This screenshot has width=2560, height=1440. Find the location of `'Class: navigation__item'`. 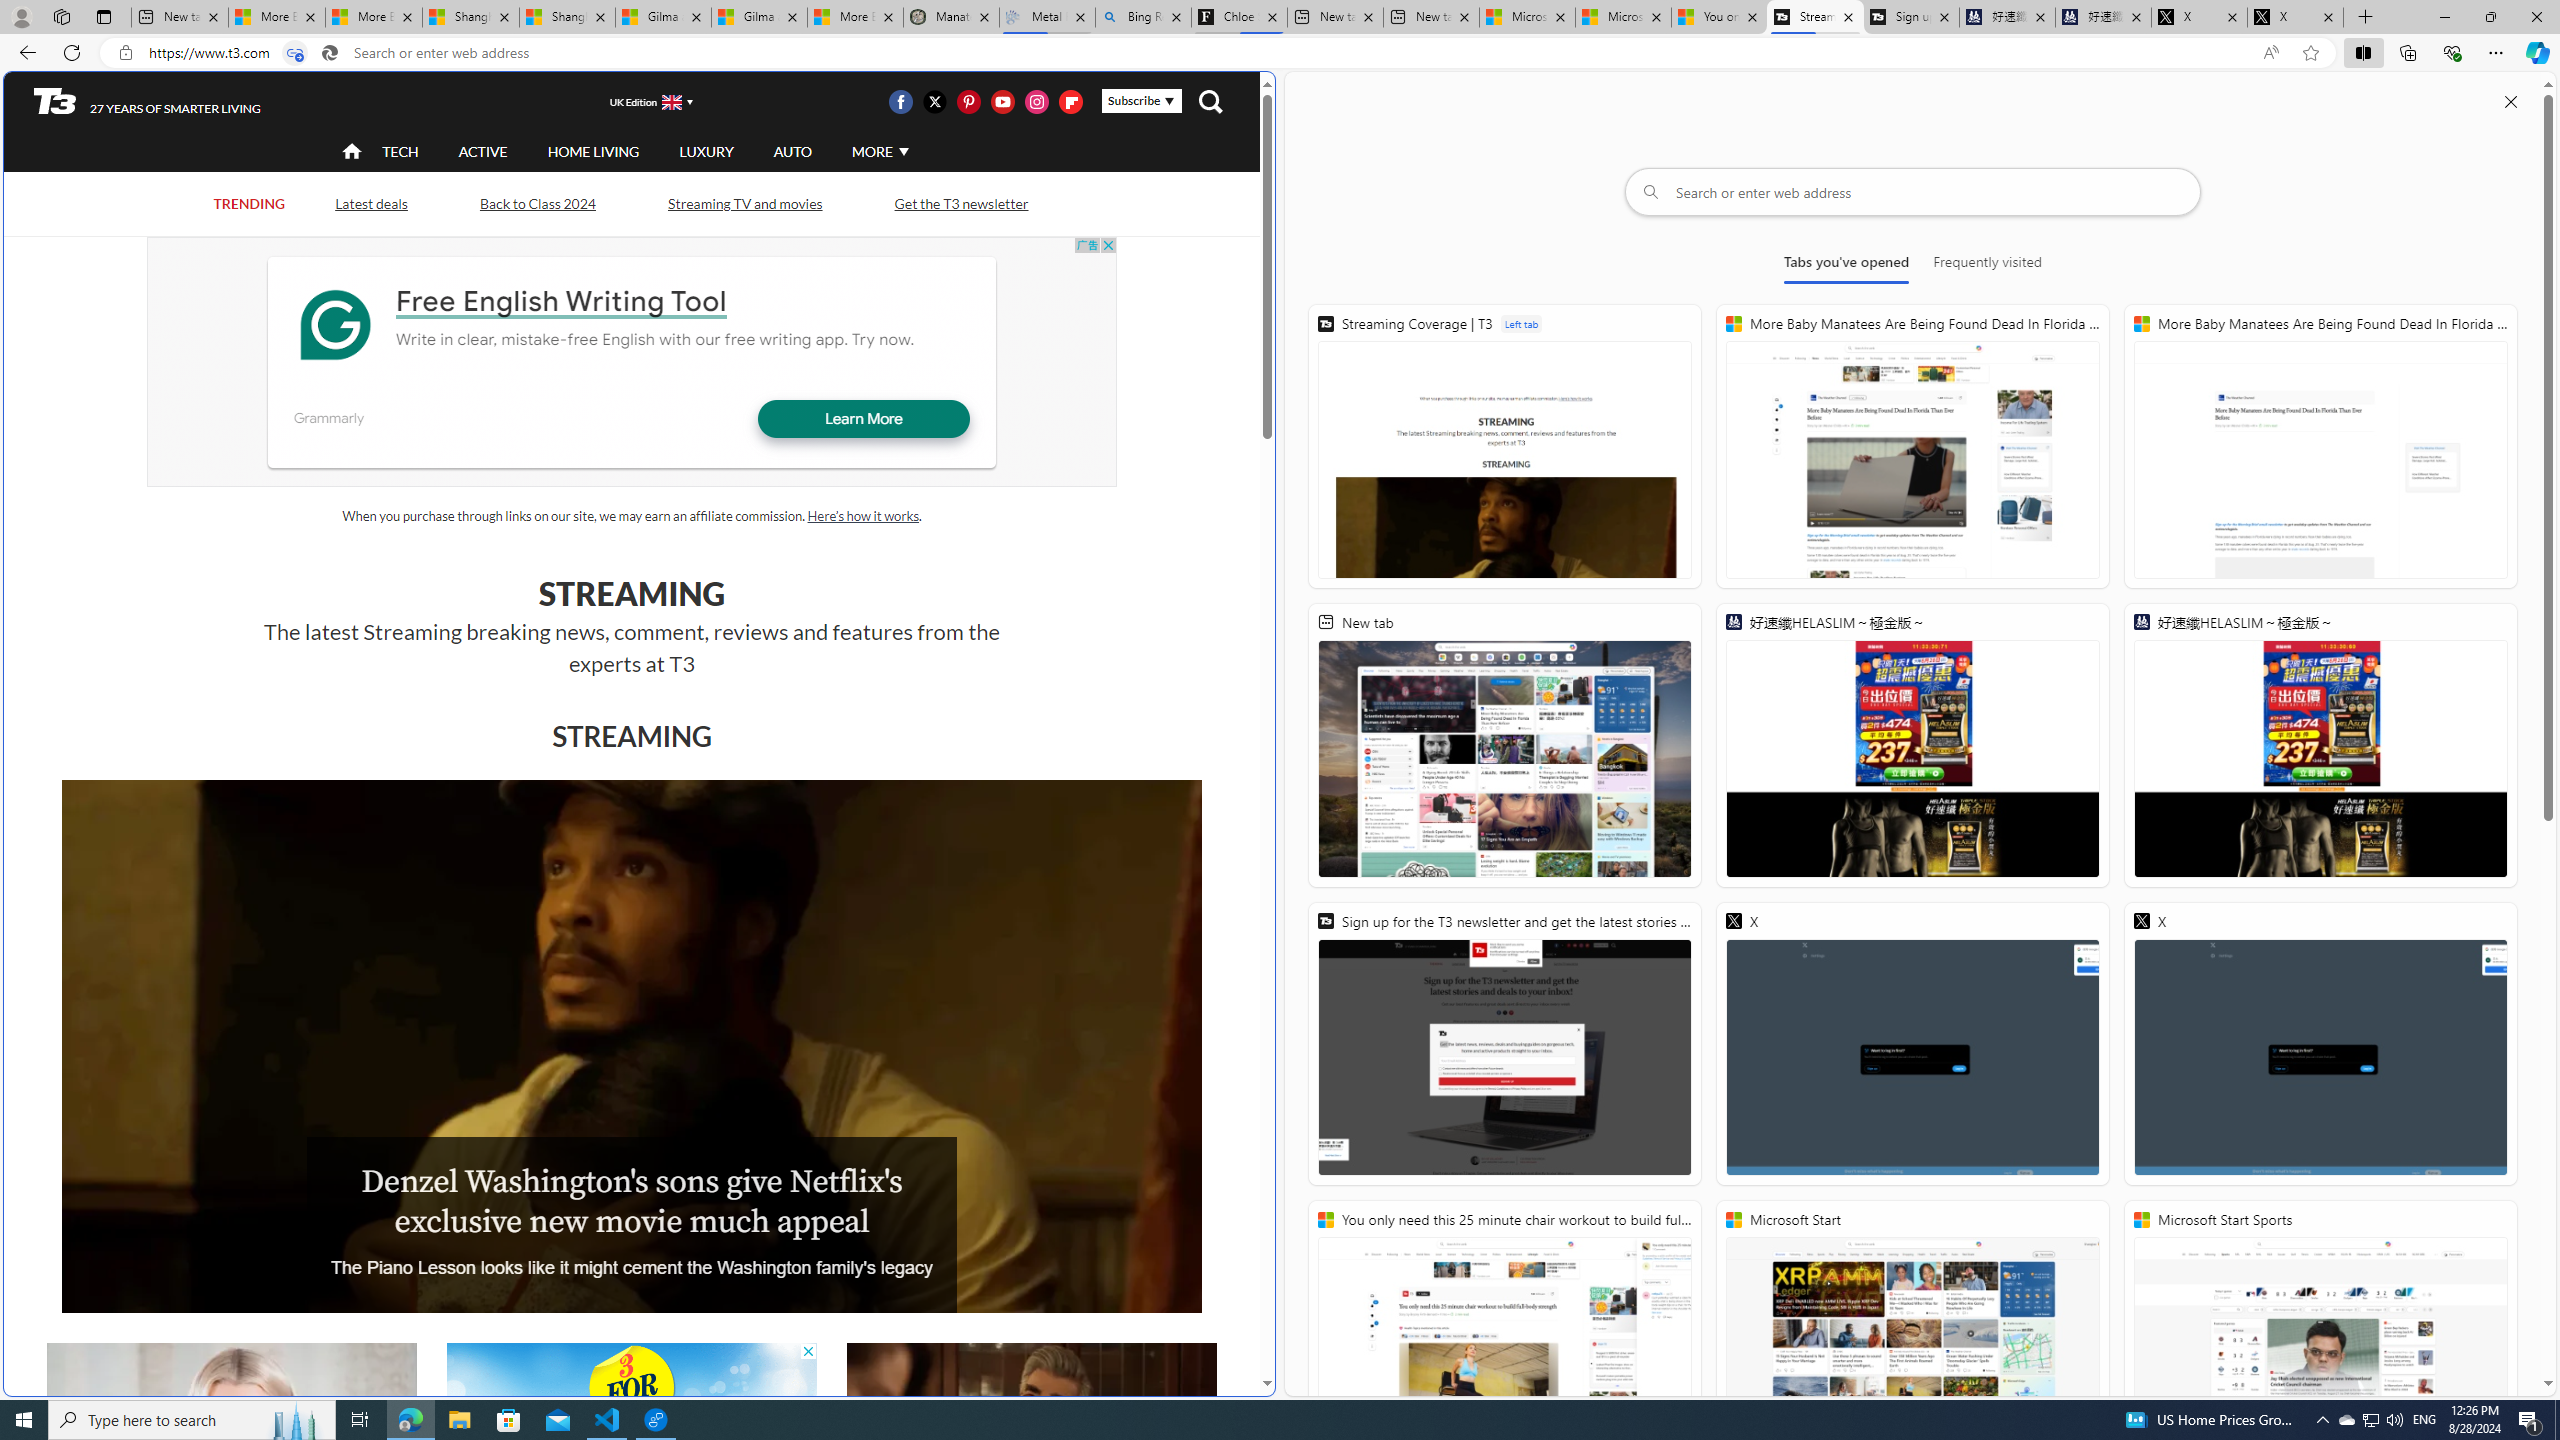

'Class: navigation__item' is located at coordinates (350, 150).